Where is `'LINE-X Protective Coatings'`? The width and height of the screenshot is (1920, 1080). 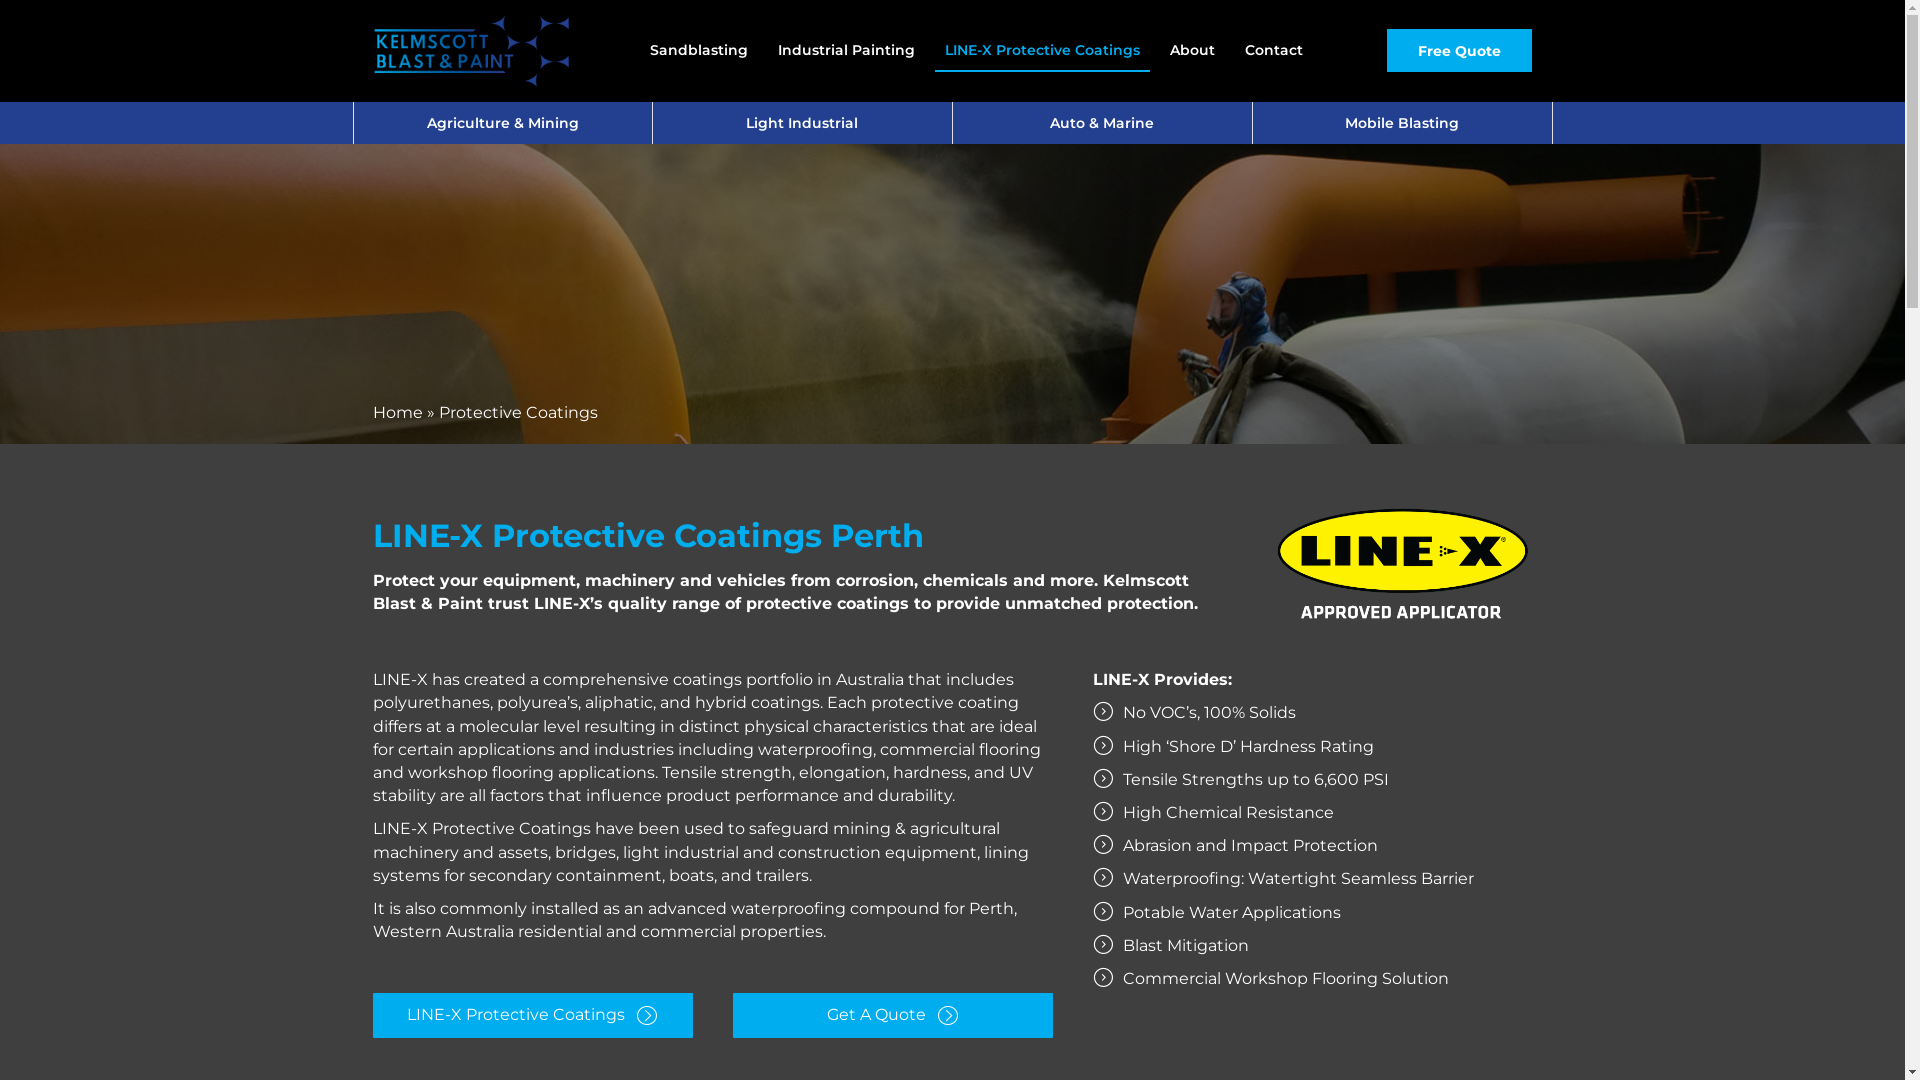
'LINE-X Protective Coatings' is located at coordinates (1041, 49).